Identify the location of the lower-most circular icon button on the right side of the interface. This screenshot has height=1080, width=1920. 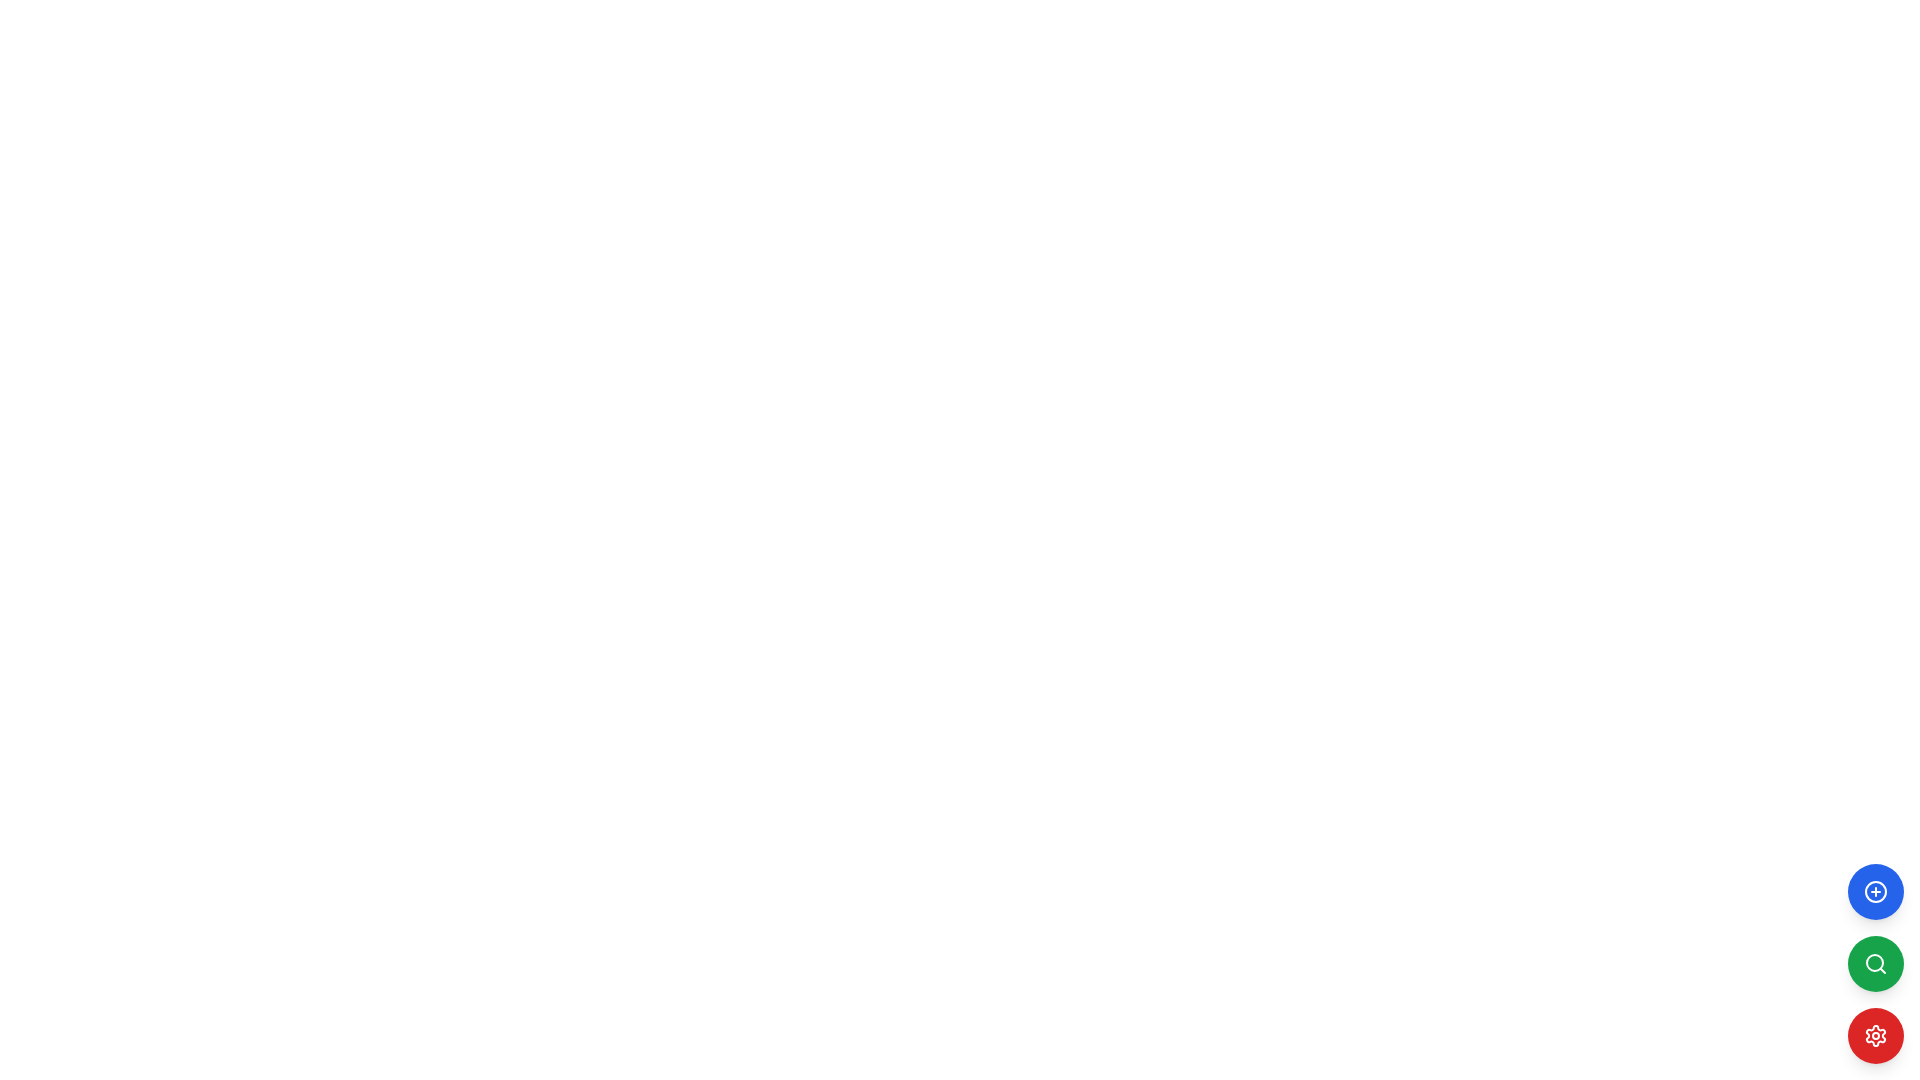
(1875, 1035).